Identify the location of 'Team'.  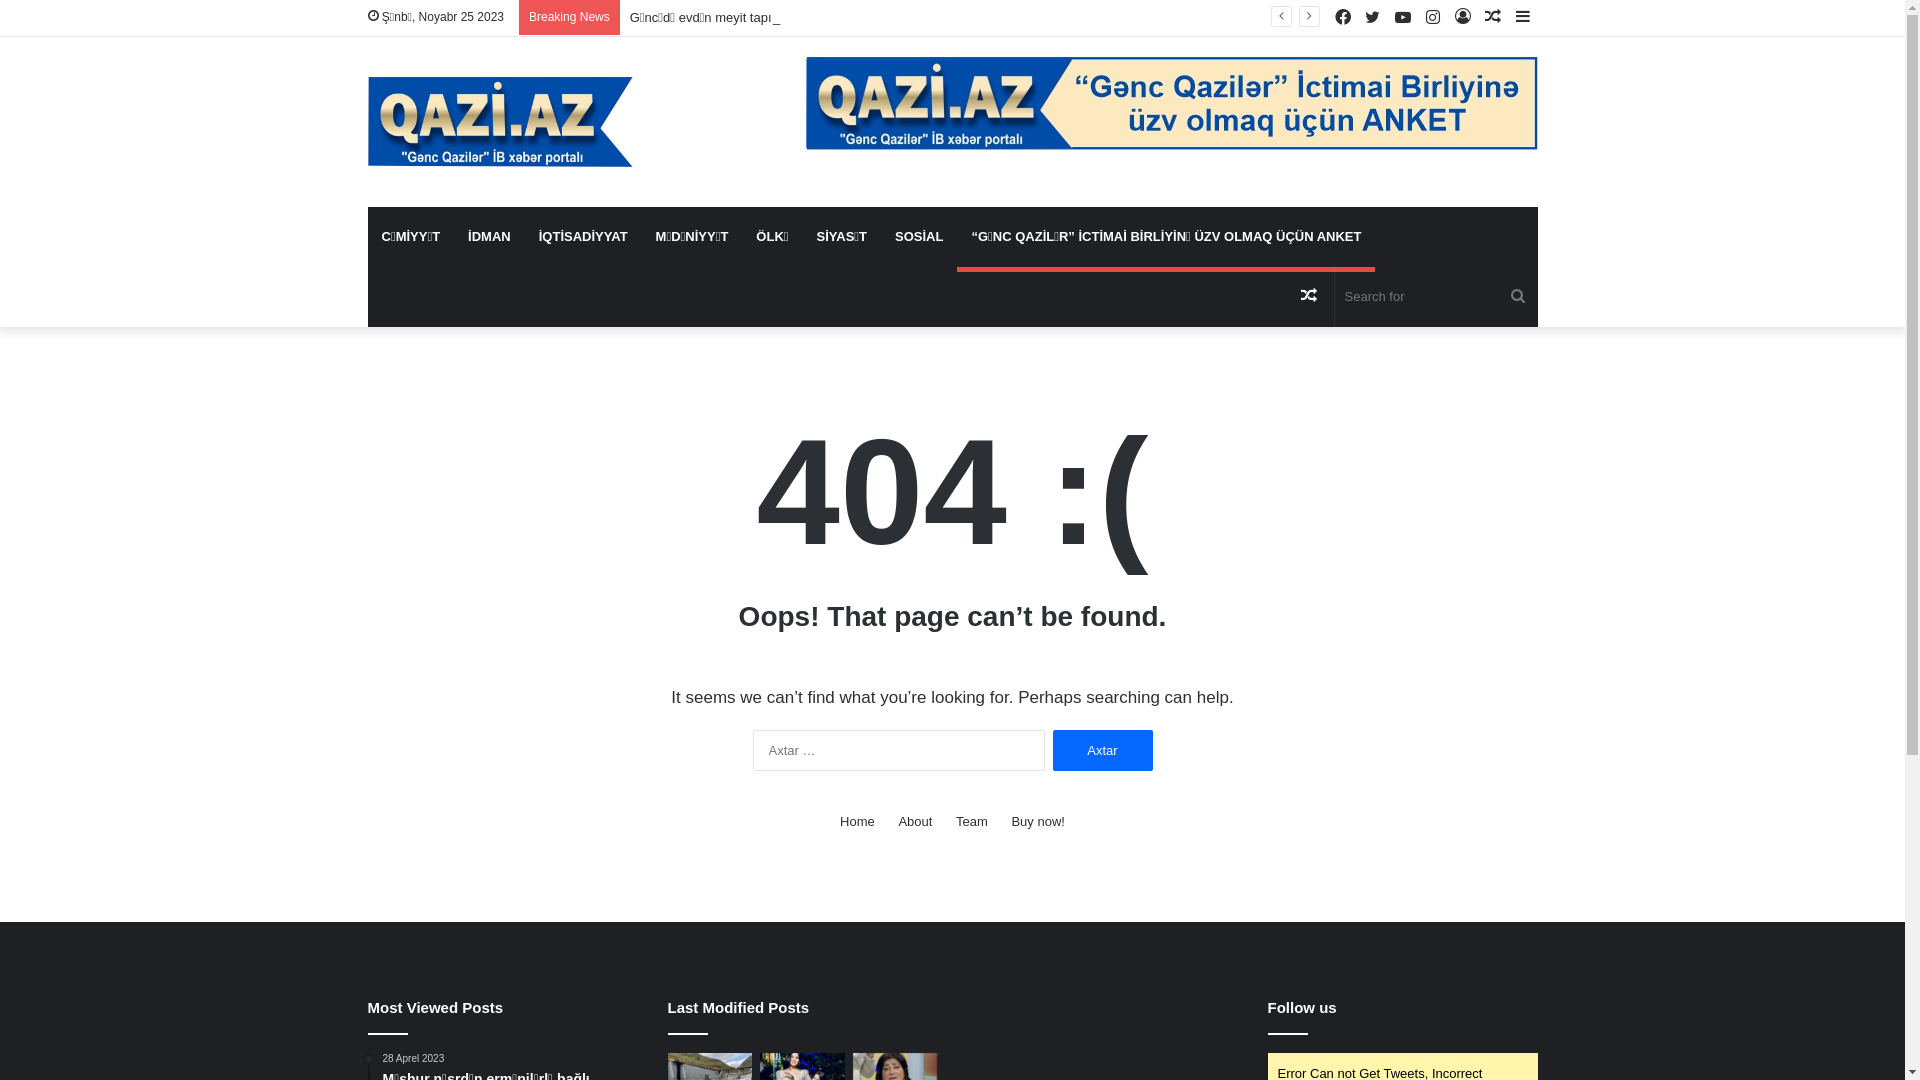
(971, 821).